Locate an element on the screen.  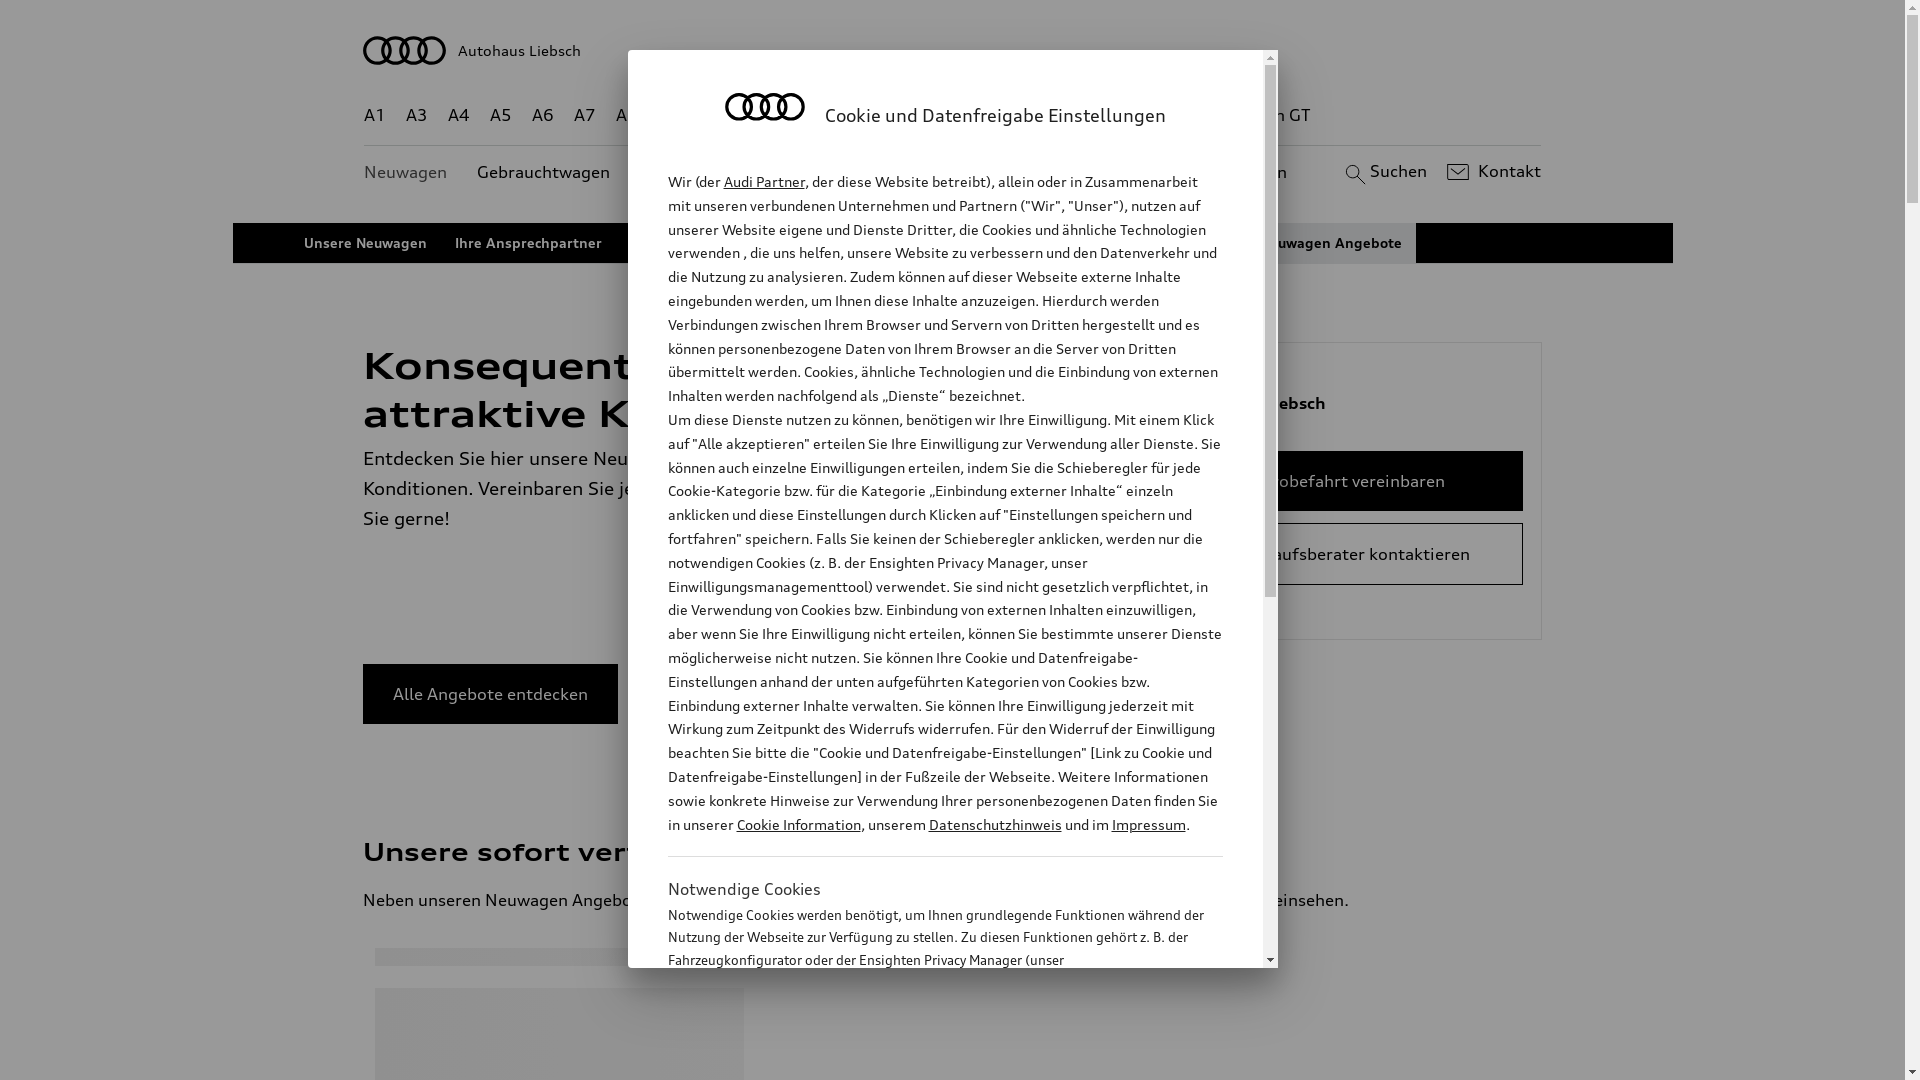
'Alle Angebote entdecken' is located at coordinates (363, 693).